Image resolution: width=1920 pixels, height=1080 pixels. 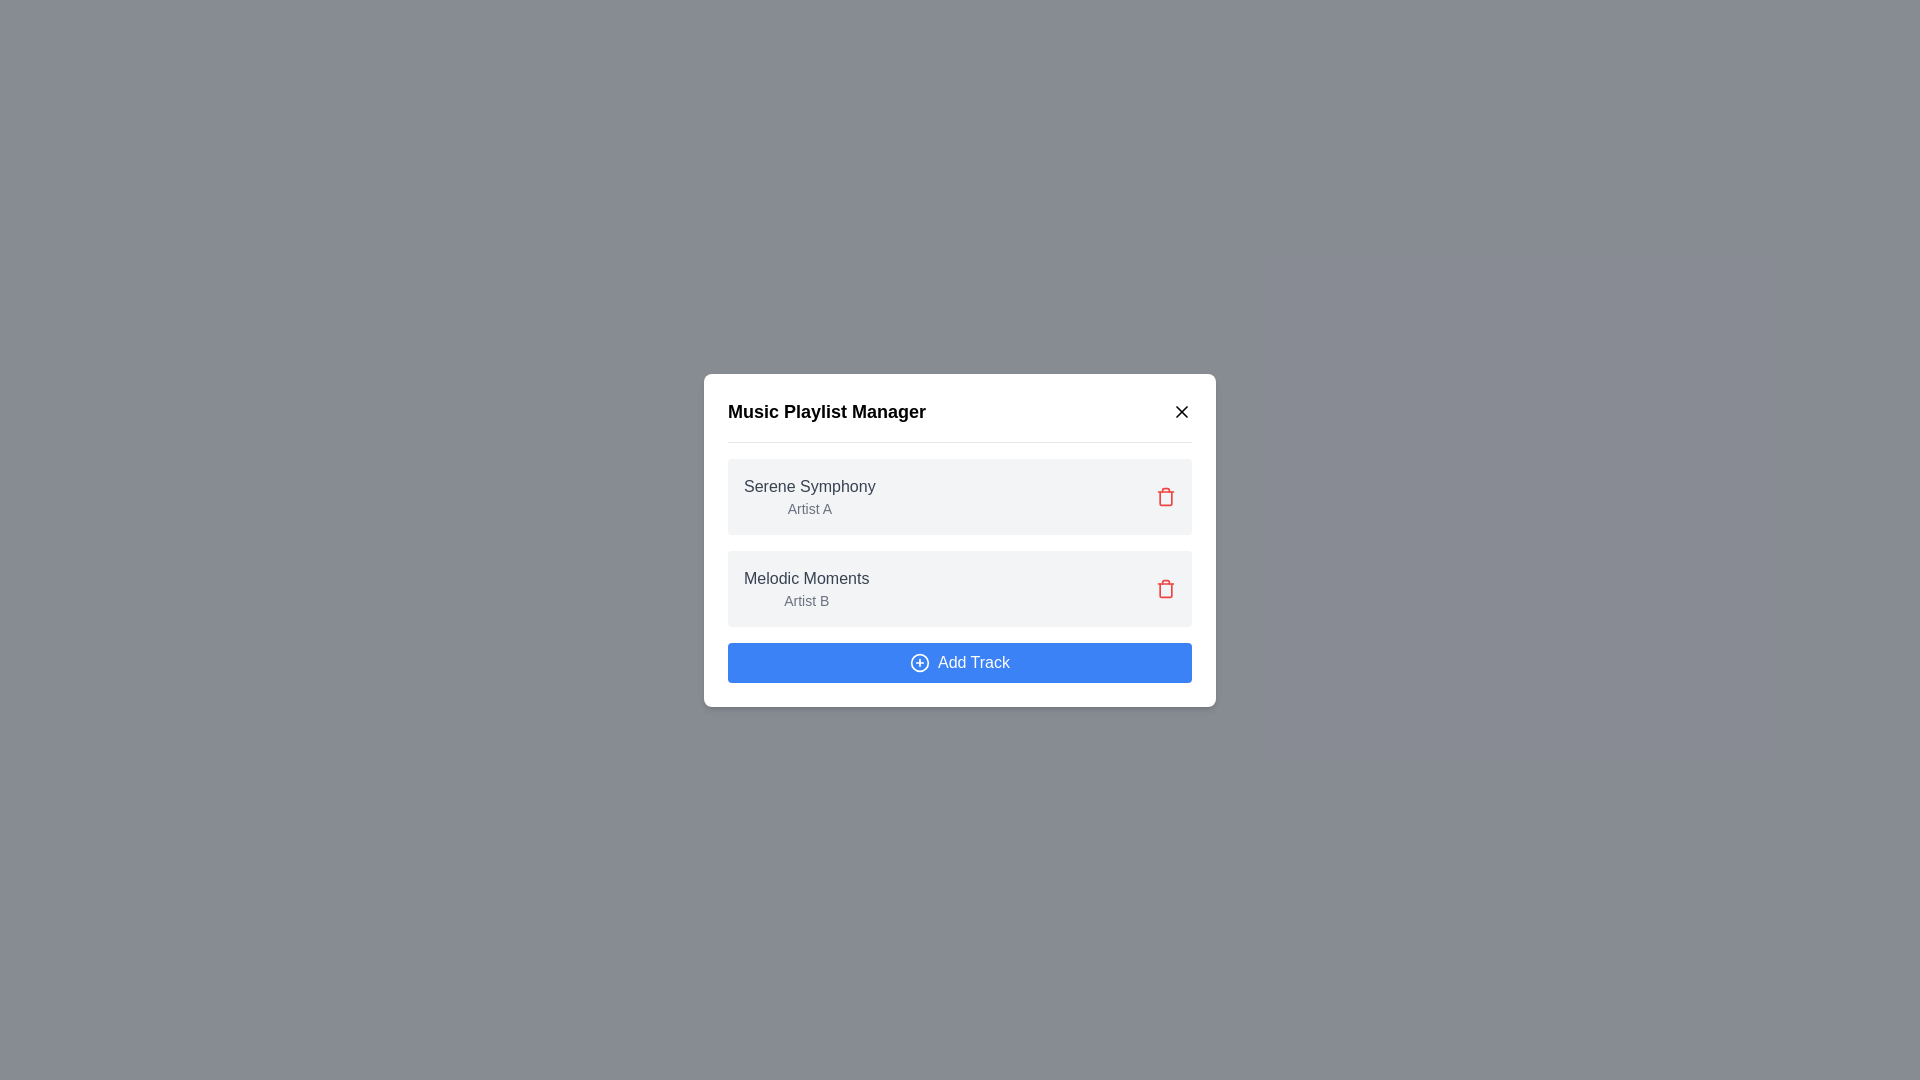 What do you see at coordinates (1181, 410) in the screenshot?
I see `the button in the top-right corner of the 'Music Playlist Manager' modal` at bounding box center [1181, 410].